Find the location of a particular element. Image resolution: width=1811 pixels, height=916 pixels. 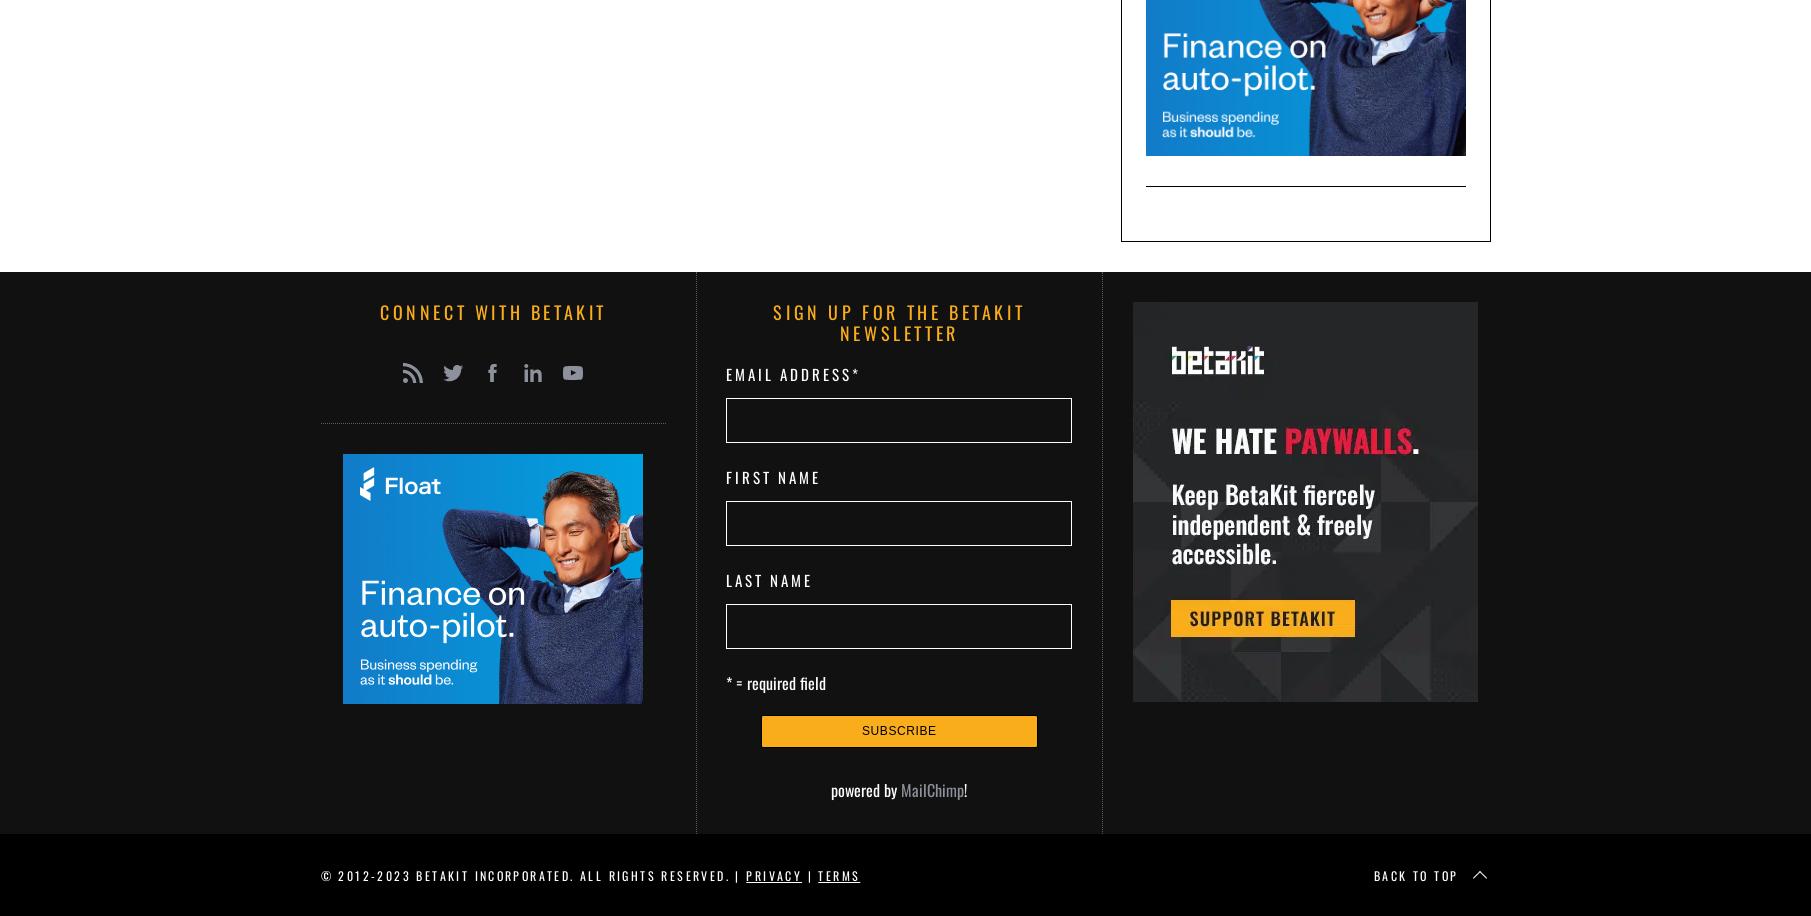

'Back to top' is located at coordinates (1373, 873).